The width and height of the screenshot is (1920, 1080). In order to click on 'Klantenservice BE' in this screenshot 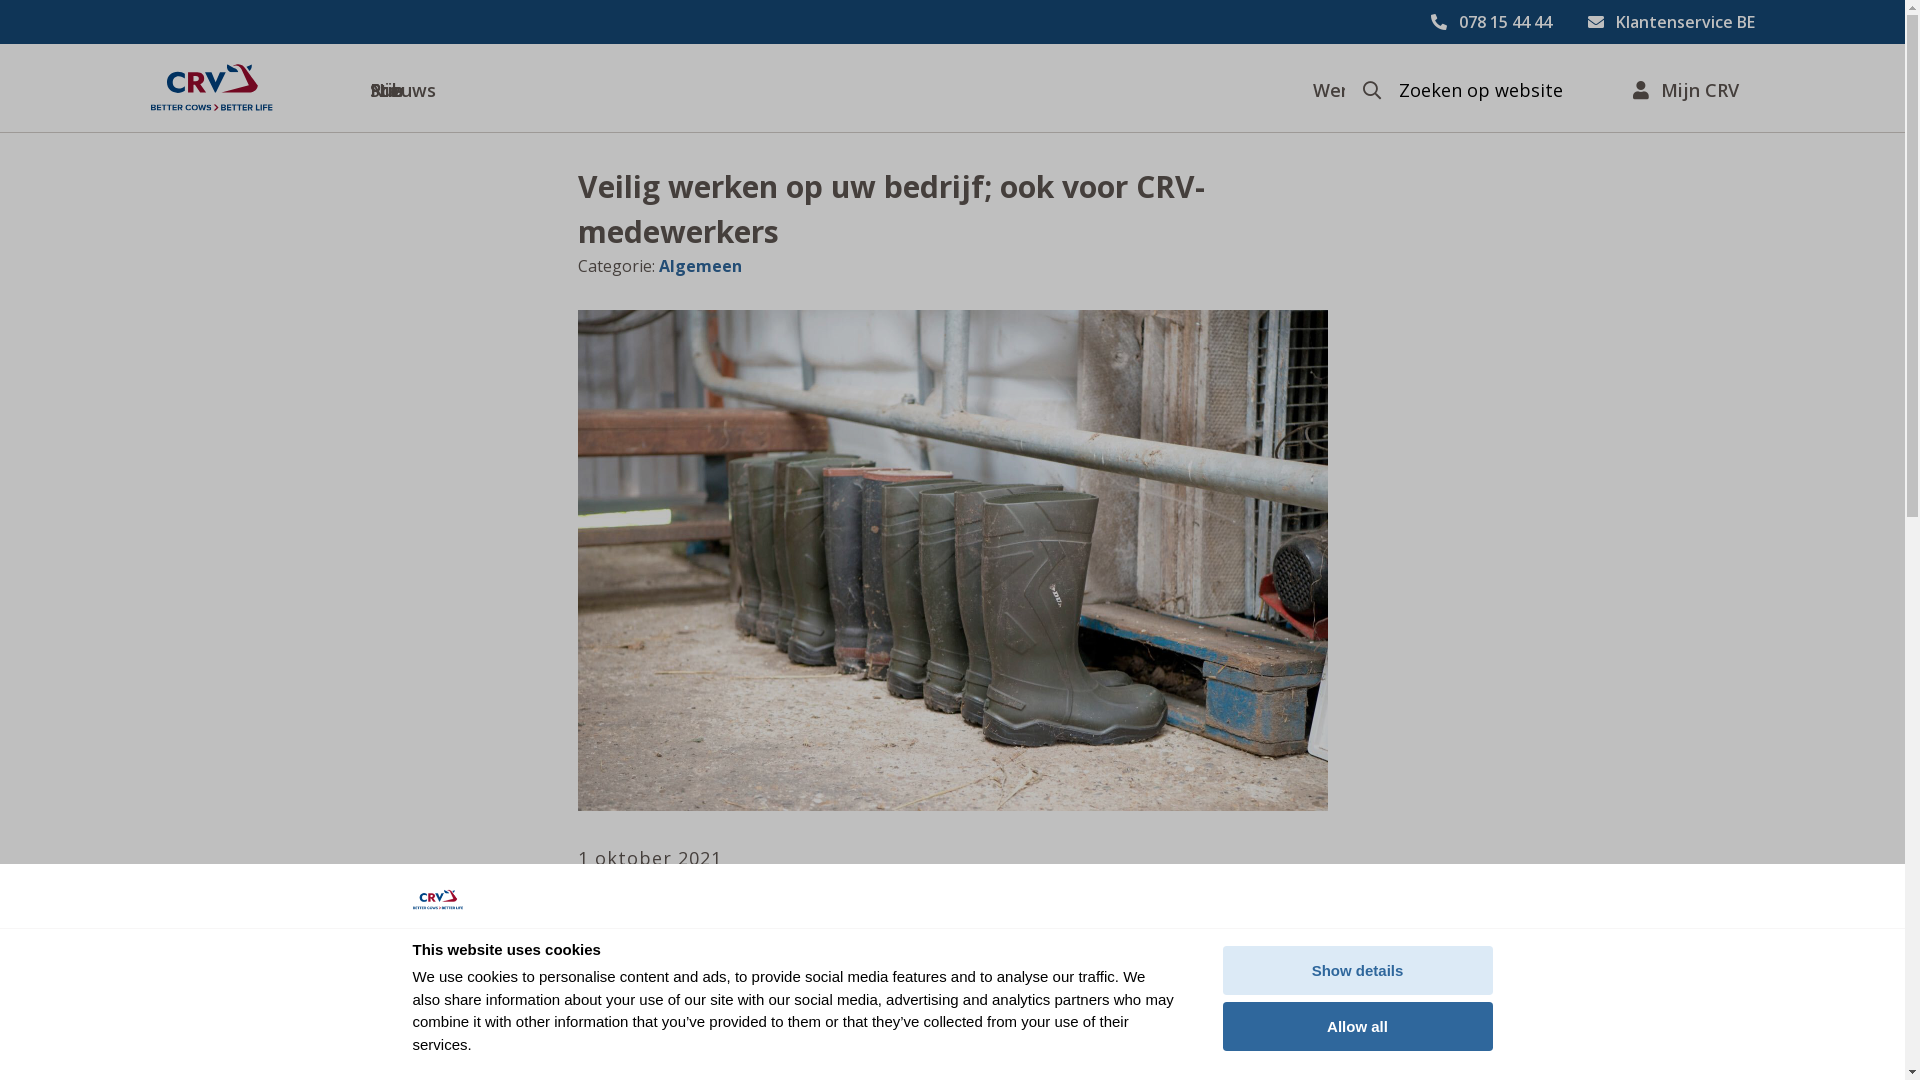, I will do `click(1671, 22)`.